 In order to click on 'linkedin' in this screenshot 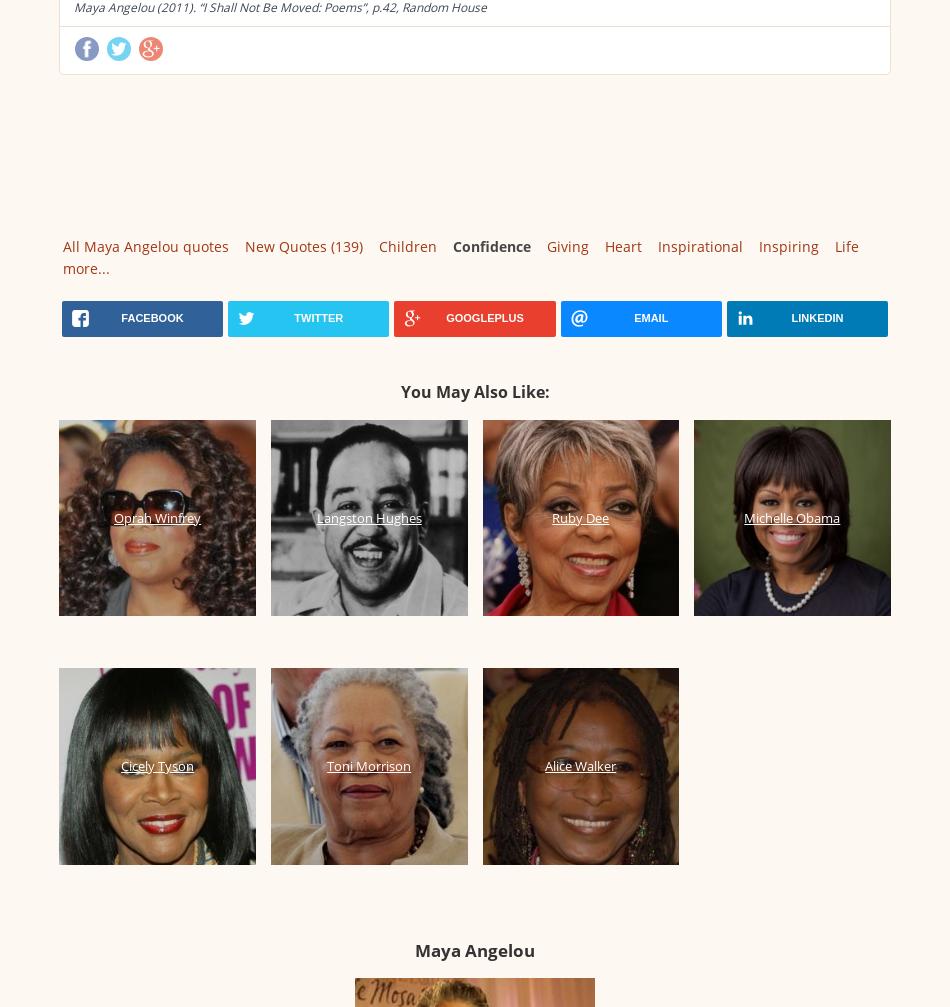, I will do `click(816, 318)`.